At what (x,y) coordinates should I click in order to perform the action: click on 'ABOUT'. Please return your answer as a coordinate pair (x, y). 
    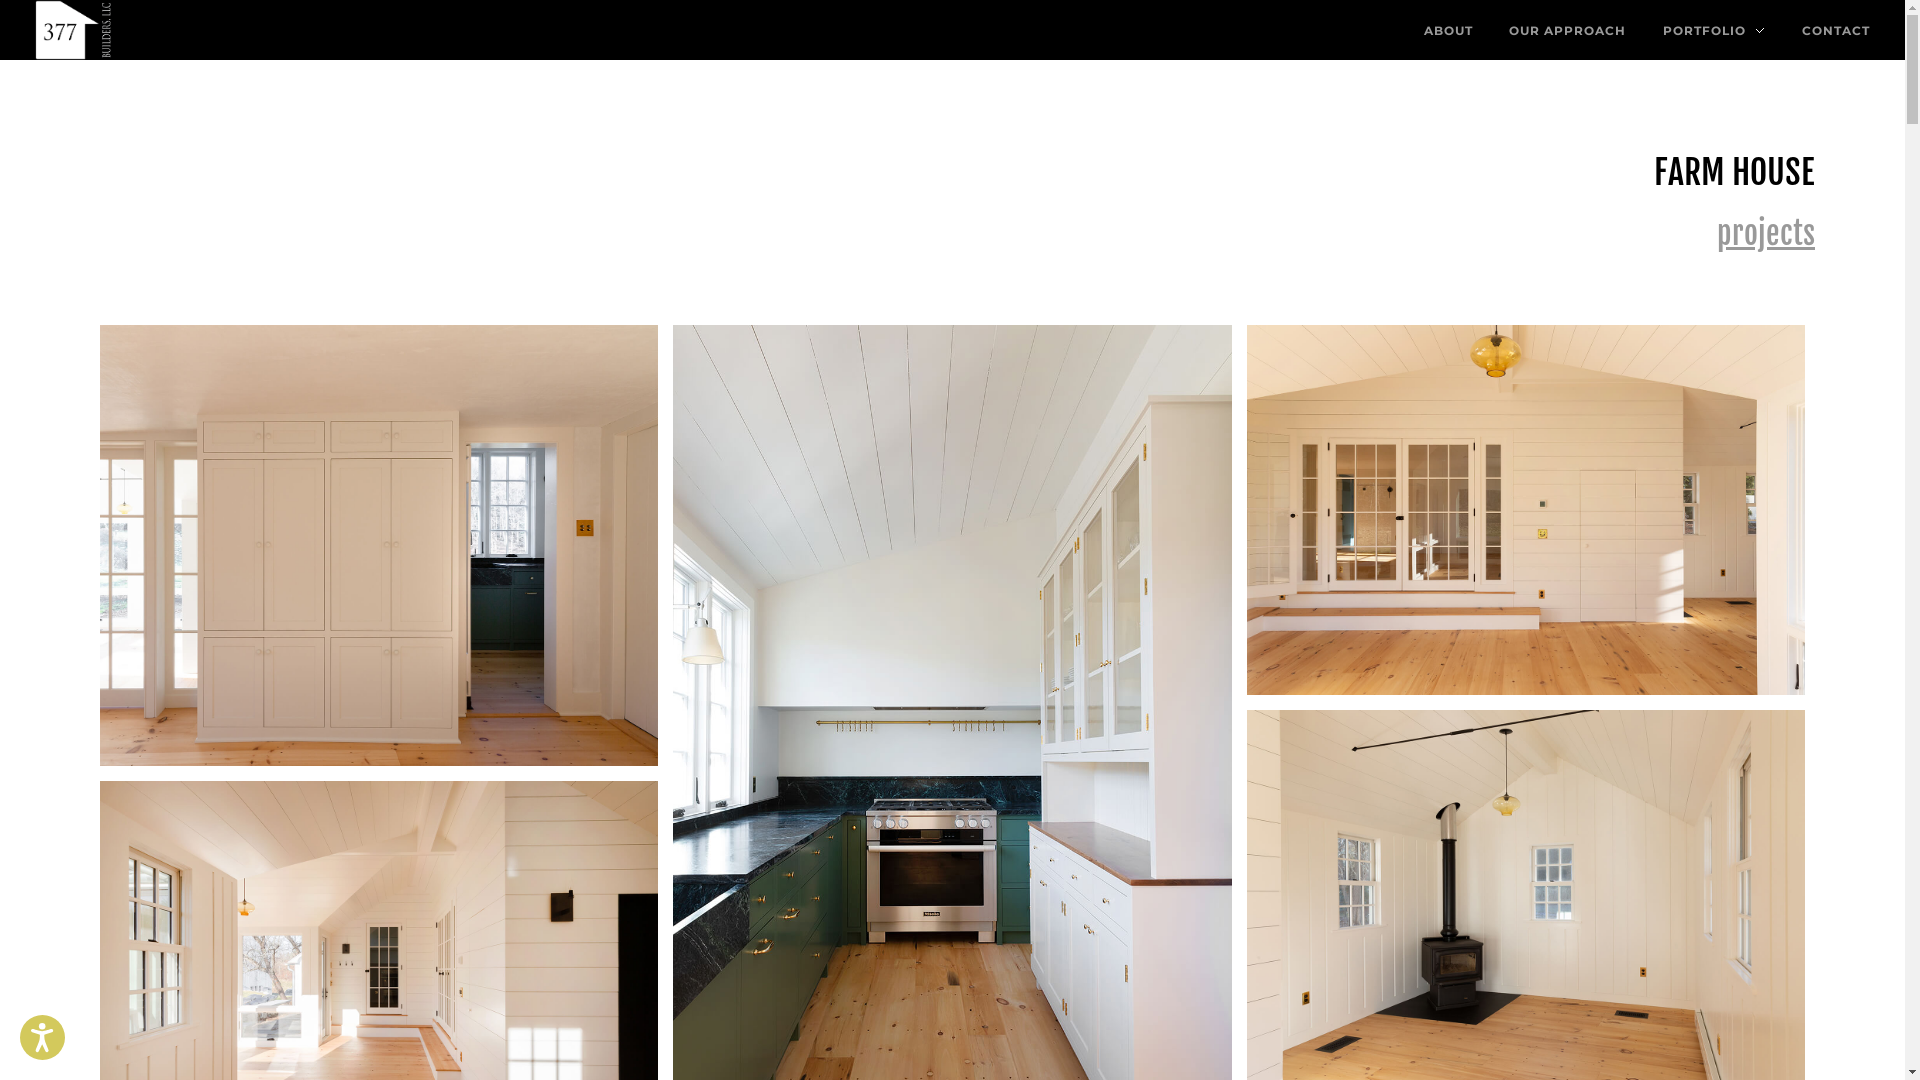
    Looking at the image, I should click on (1457, 30).